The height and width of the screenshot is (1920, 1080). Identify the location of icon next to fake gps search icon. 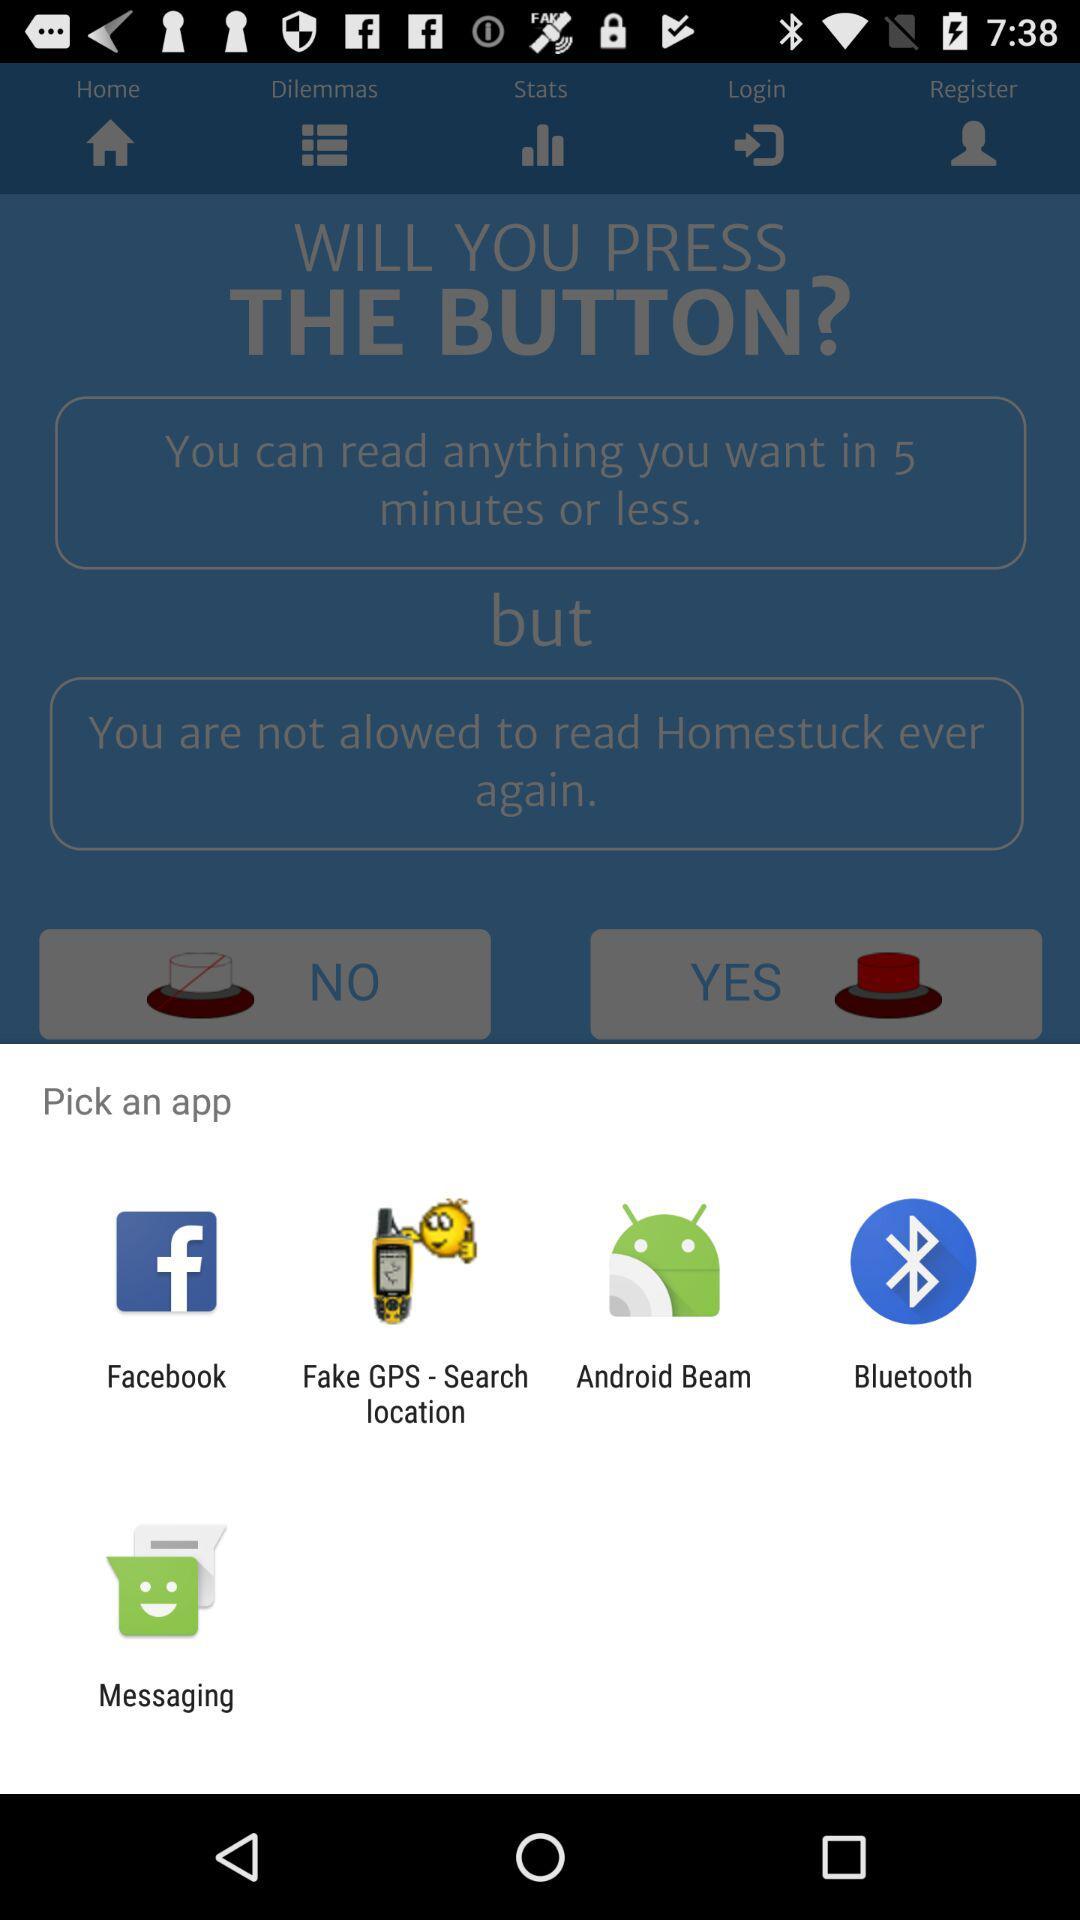
(664, 1392).